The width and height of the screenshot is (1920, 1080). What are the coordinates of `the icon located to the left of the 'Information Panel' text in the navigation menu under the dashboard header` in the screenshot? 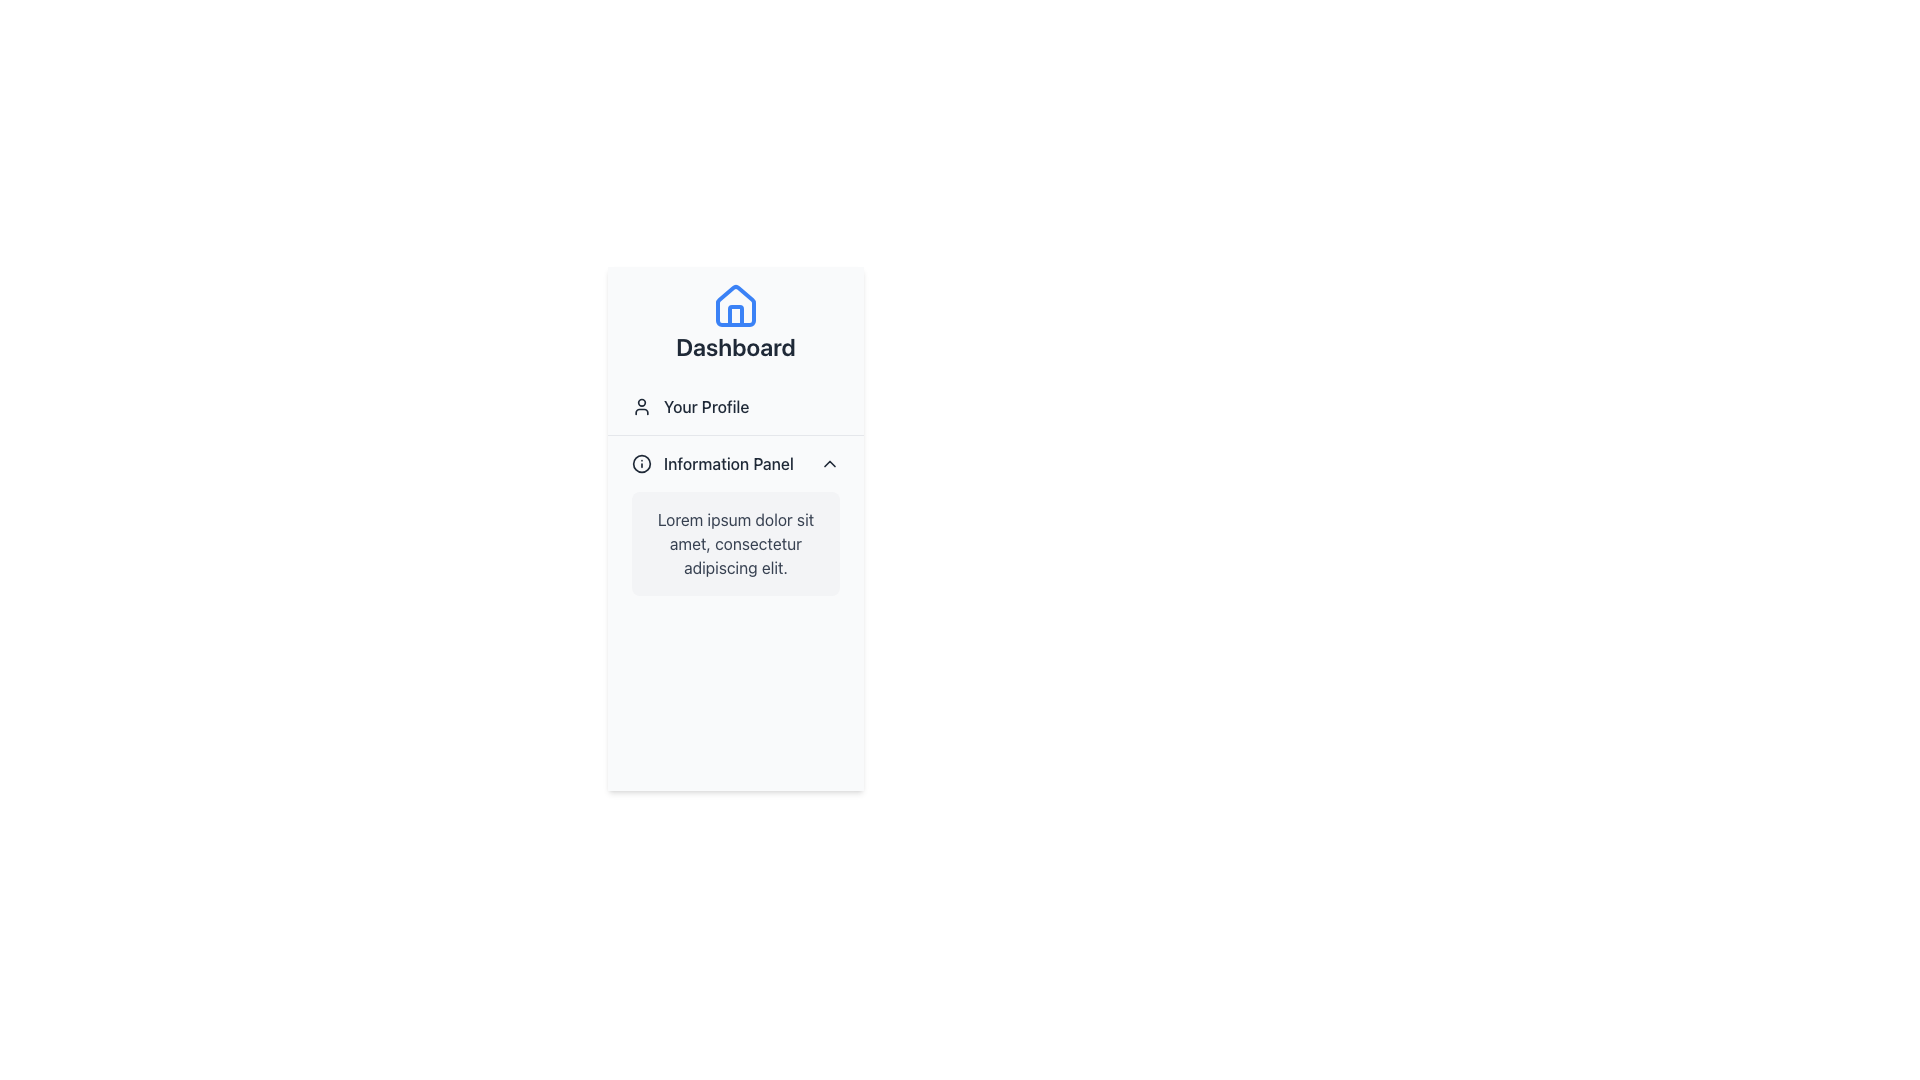 It's located at (642, 463).